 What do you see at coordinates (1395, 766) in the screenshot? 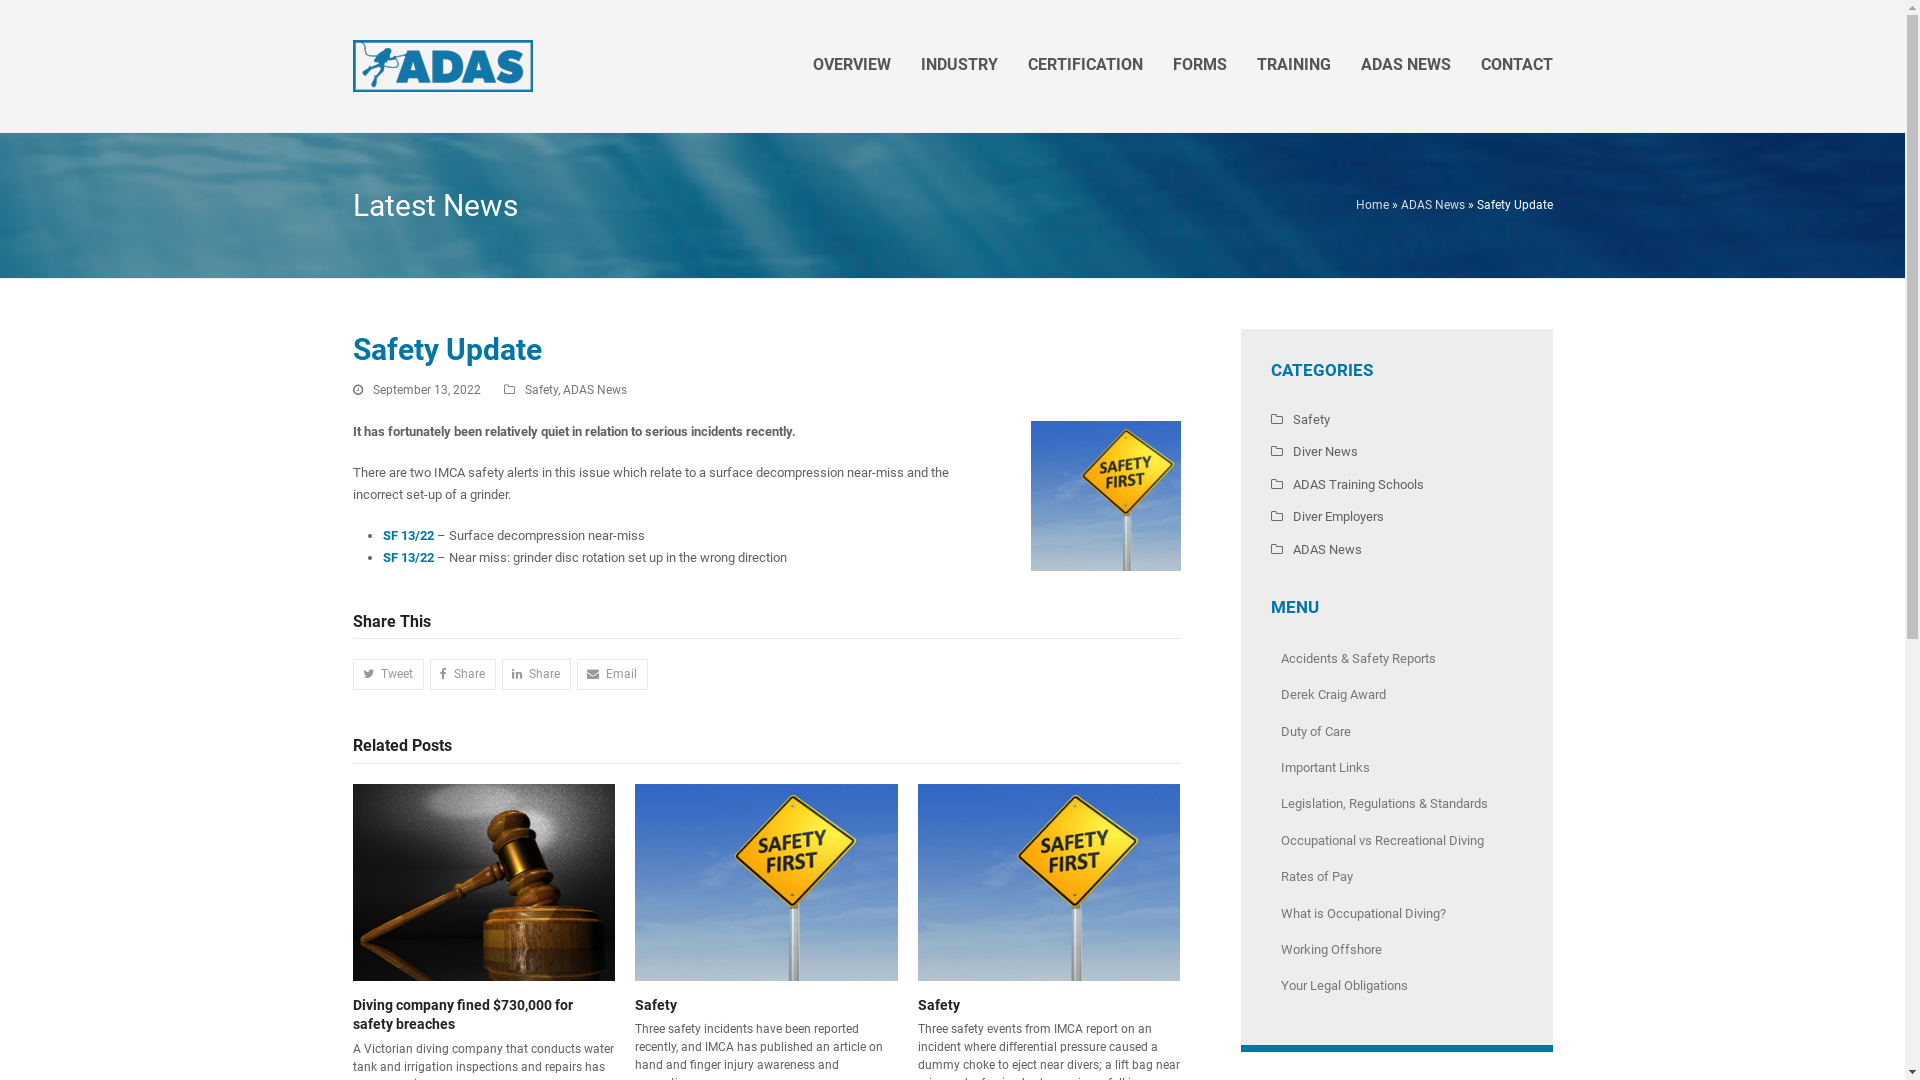
I see `'Important Links'` at bounding box center [1395, 766].